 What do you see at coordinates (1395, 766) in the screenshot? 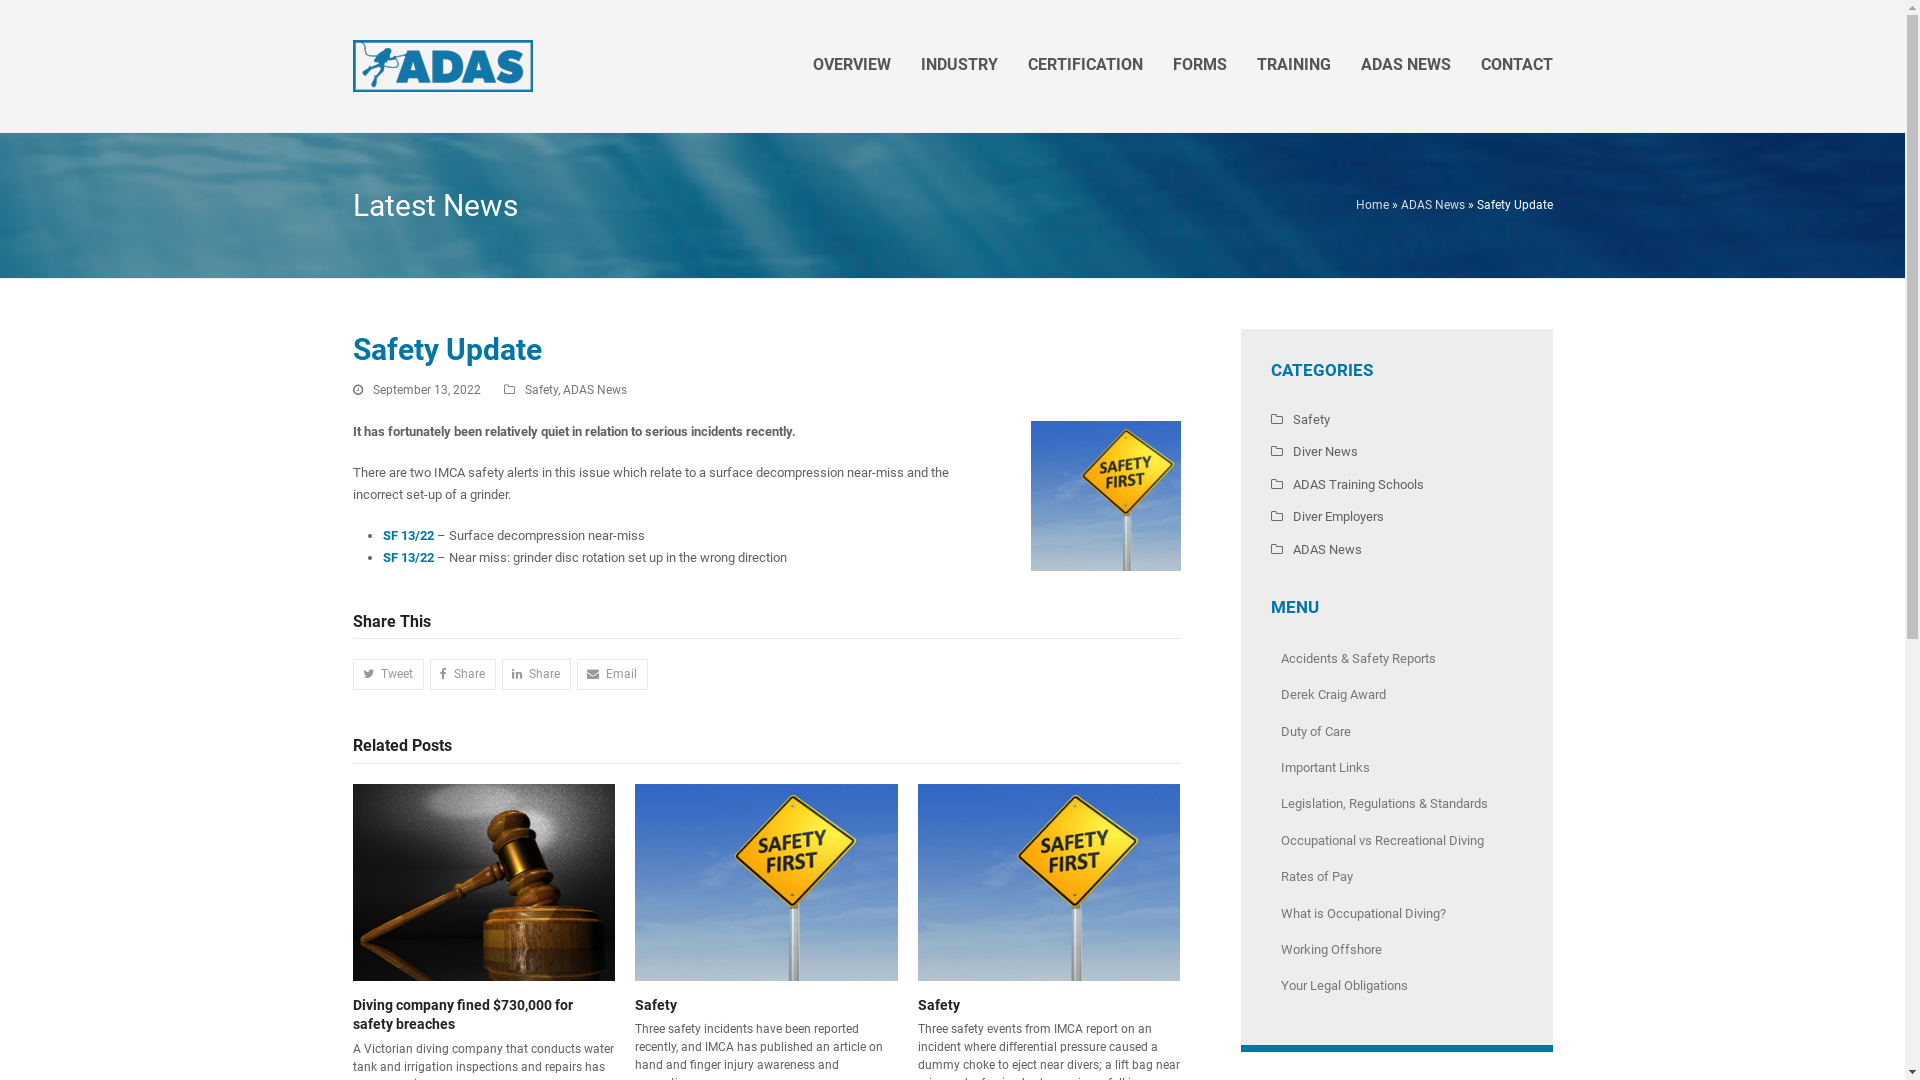
I see `'Important Links'` at bounding box center [1395, 766].